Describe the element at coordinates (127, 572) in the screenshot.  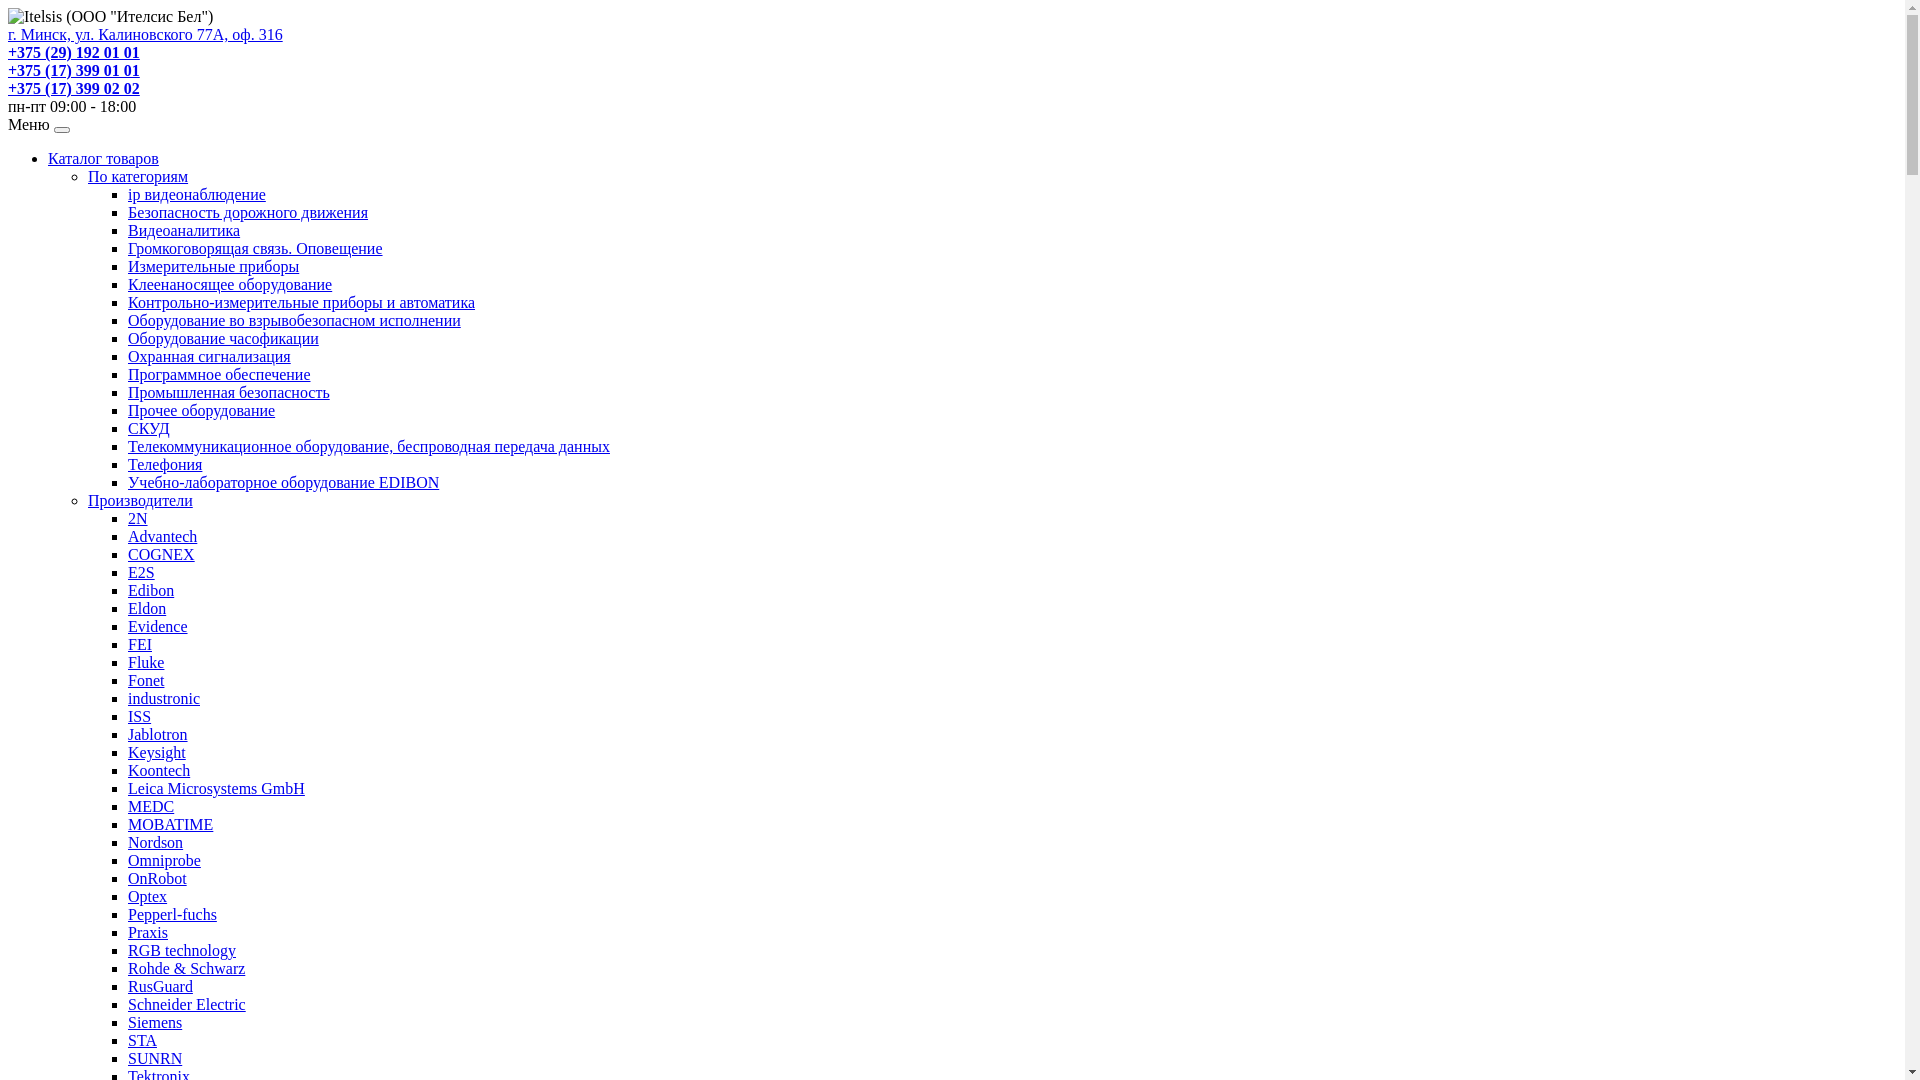
I see `'E2S'` at that location.